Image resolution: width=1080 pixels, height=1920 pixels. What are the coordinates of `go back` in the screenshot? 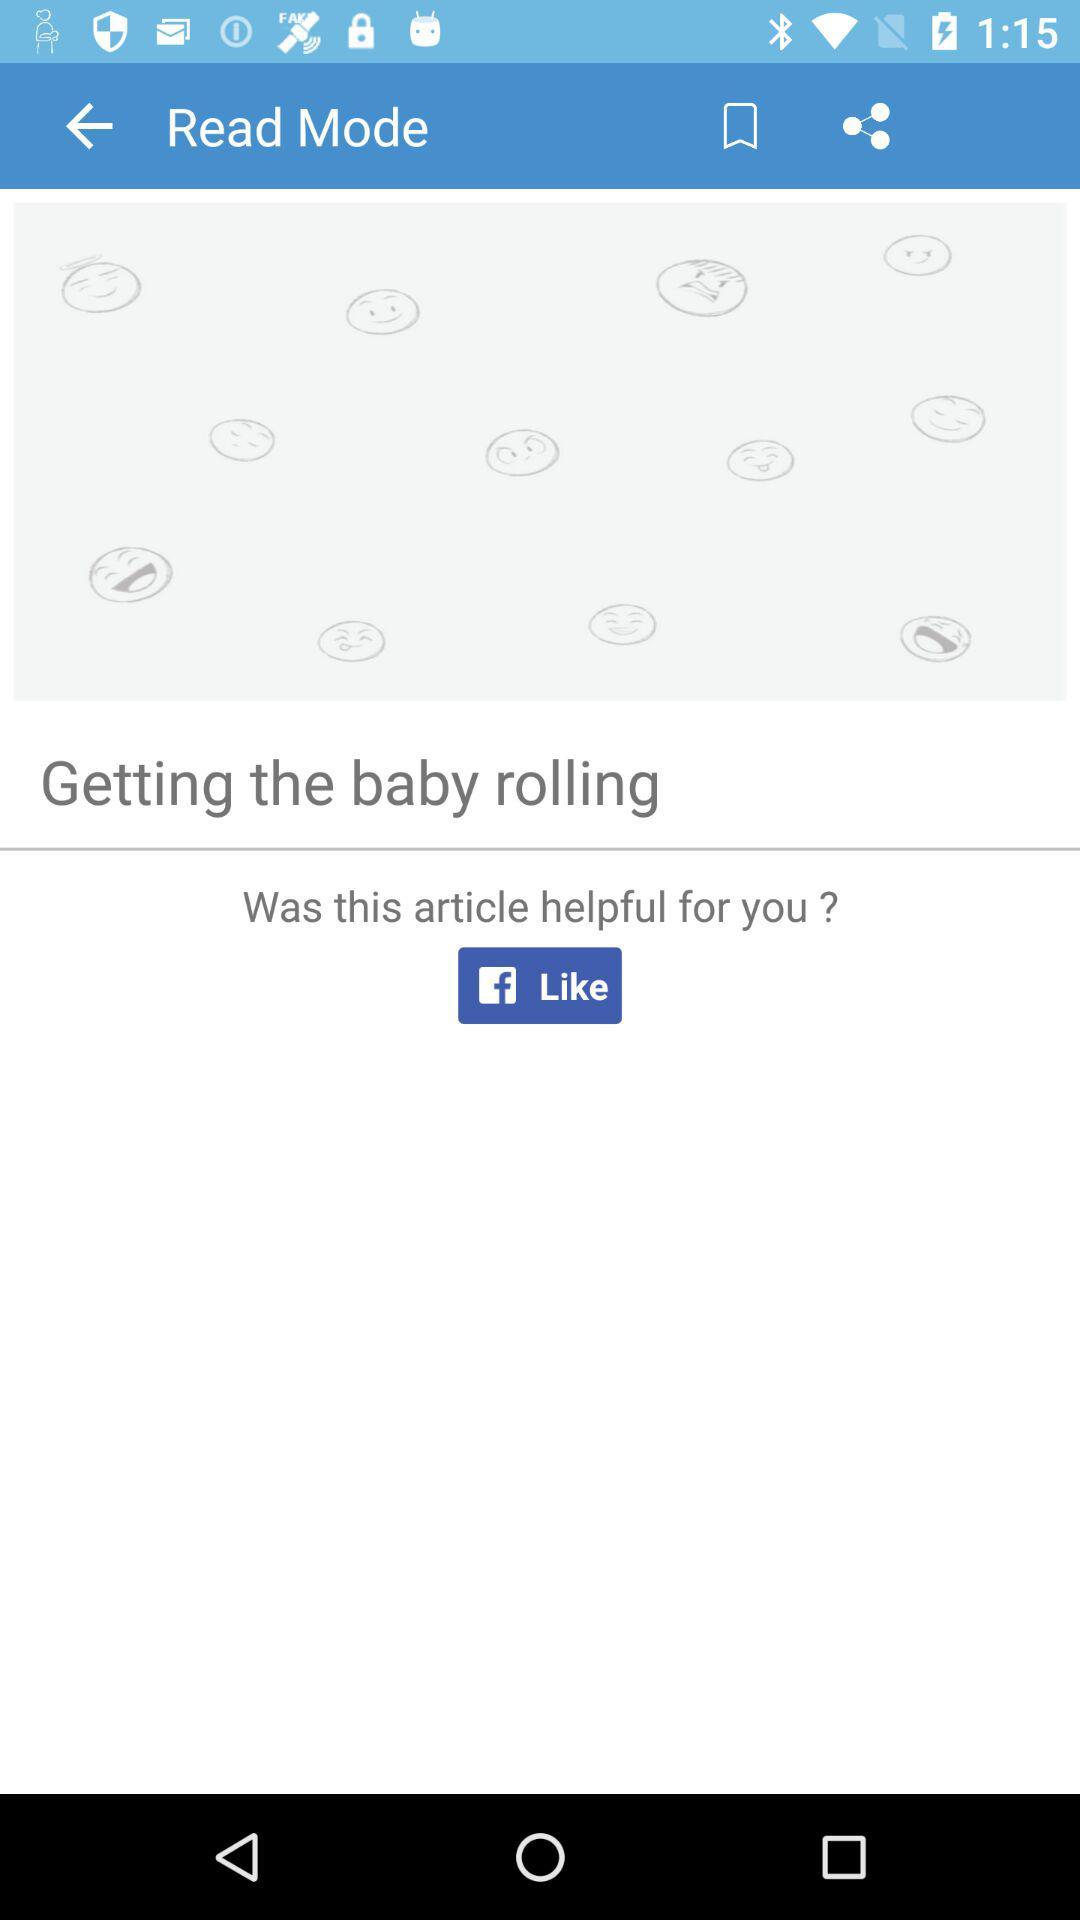 It's located at (88, 124).